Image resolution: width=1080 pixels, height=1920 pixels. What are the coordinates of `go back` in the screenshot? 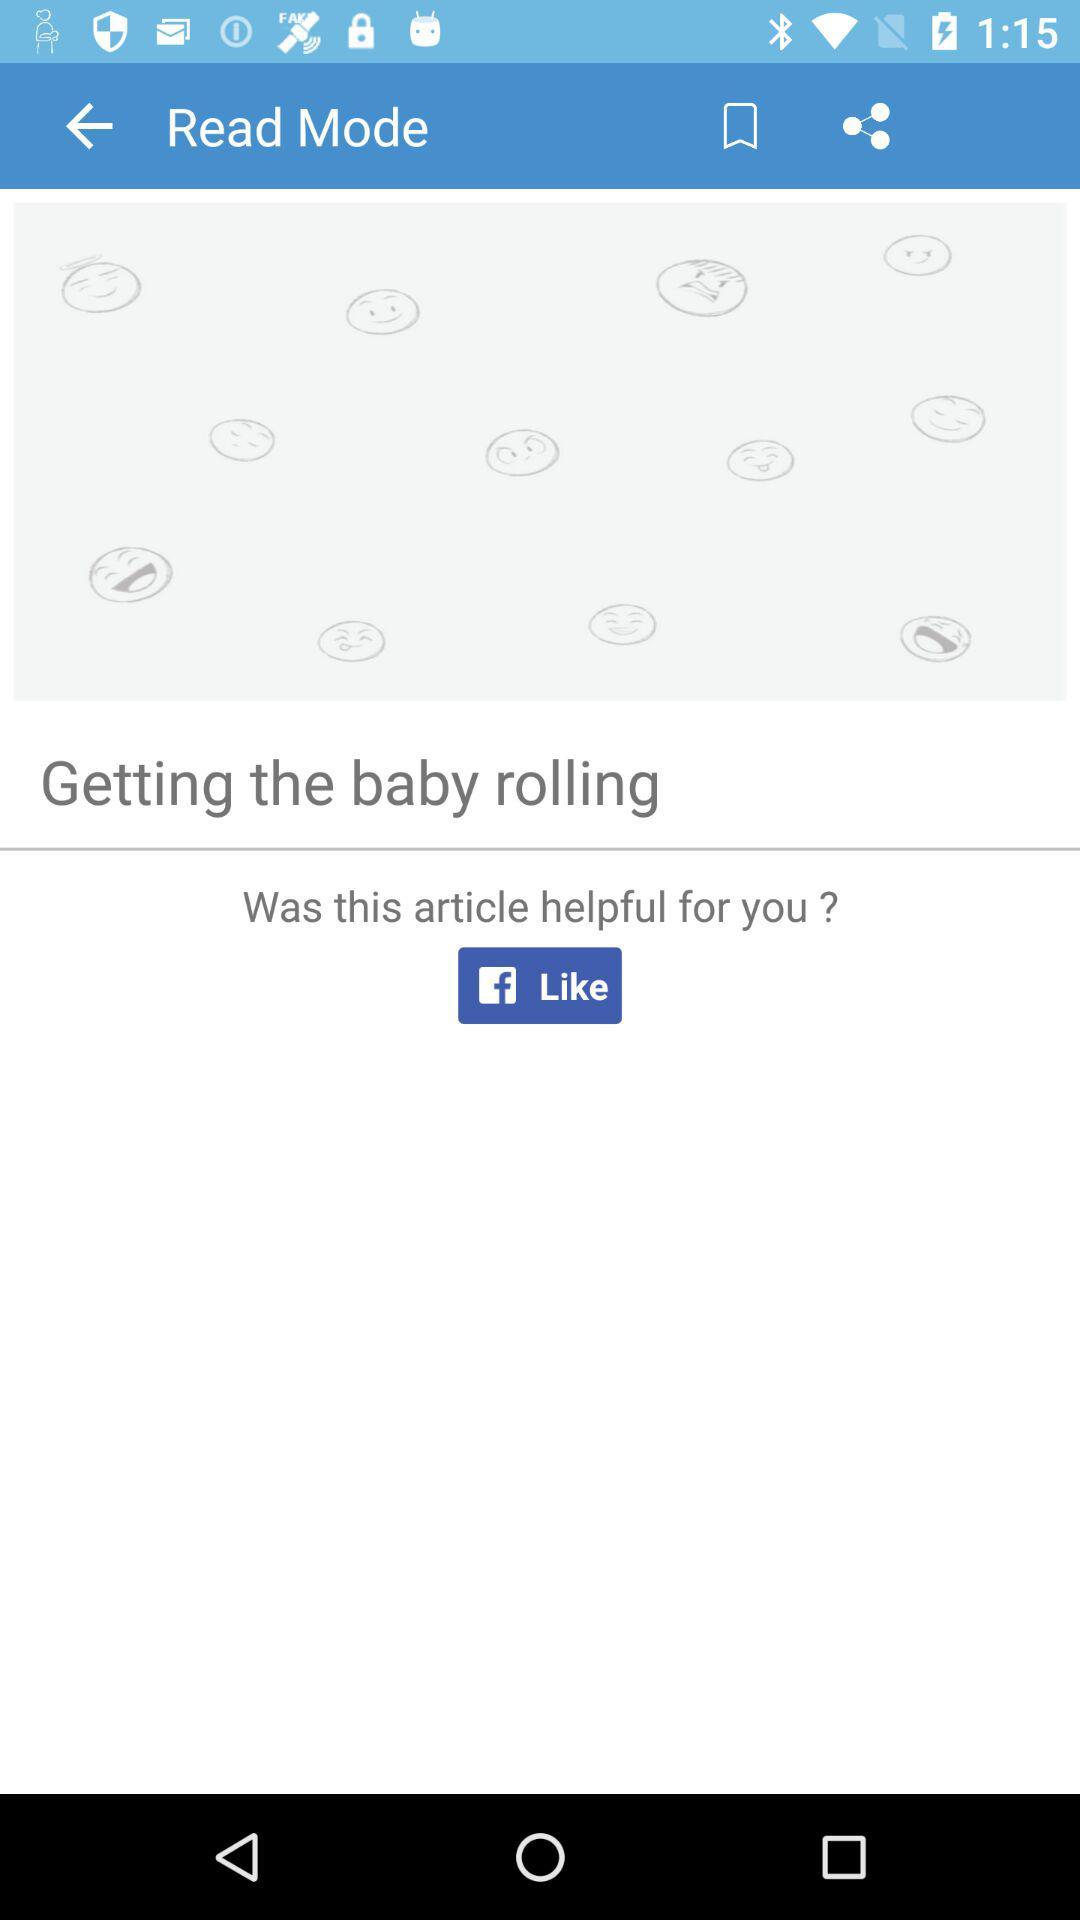 It's located at (88, 124).